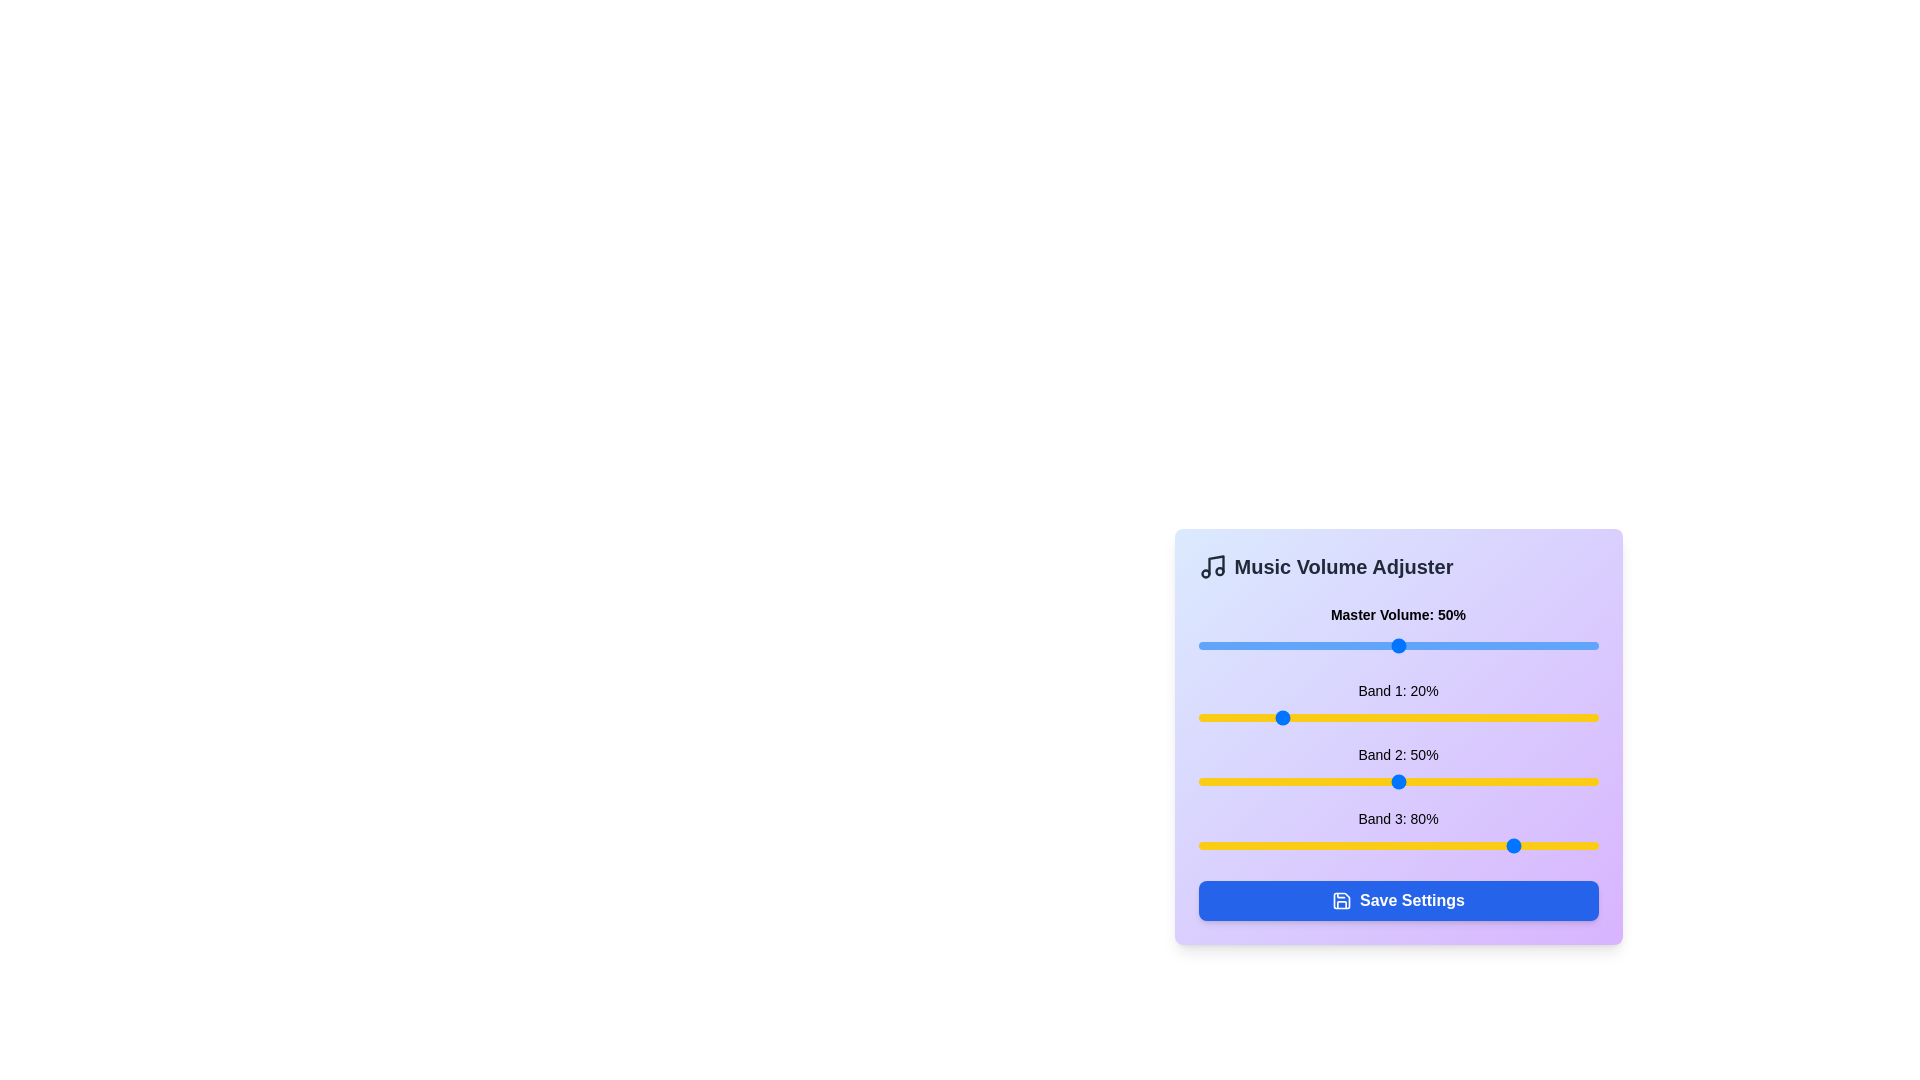 The width and height of the screenshot is (1920, 1080). I want to click on 'Band 2' value, so click(1405, 781).